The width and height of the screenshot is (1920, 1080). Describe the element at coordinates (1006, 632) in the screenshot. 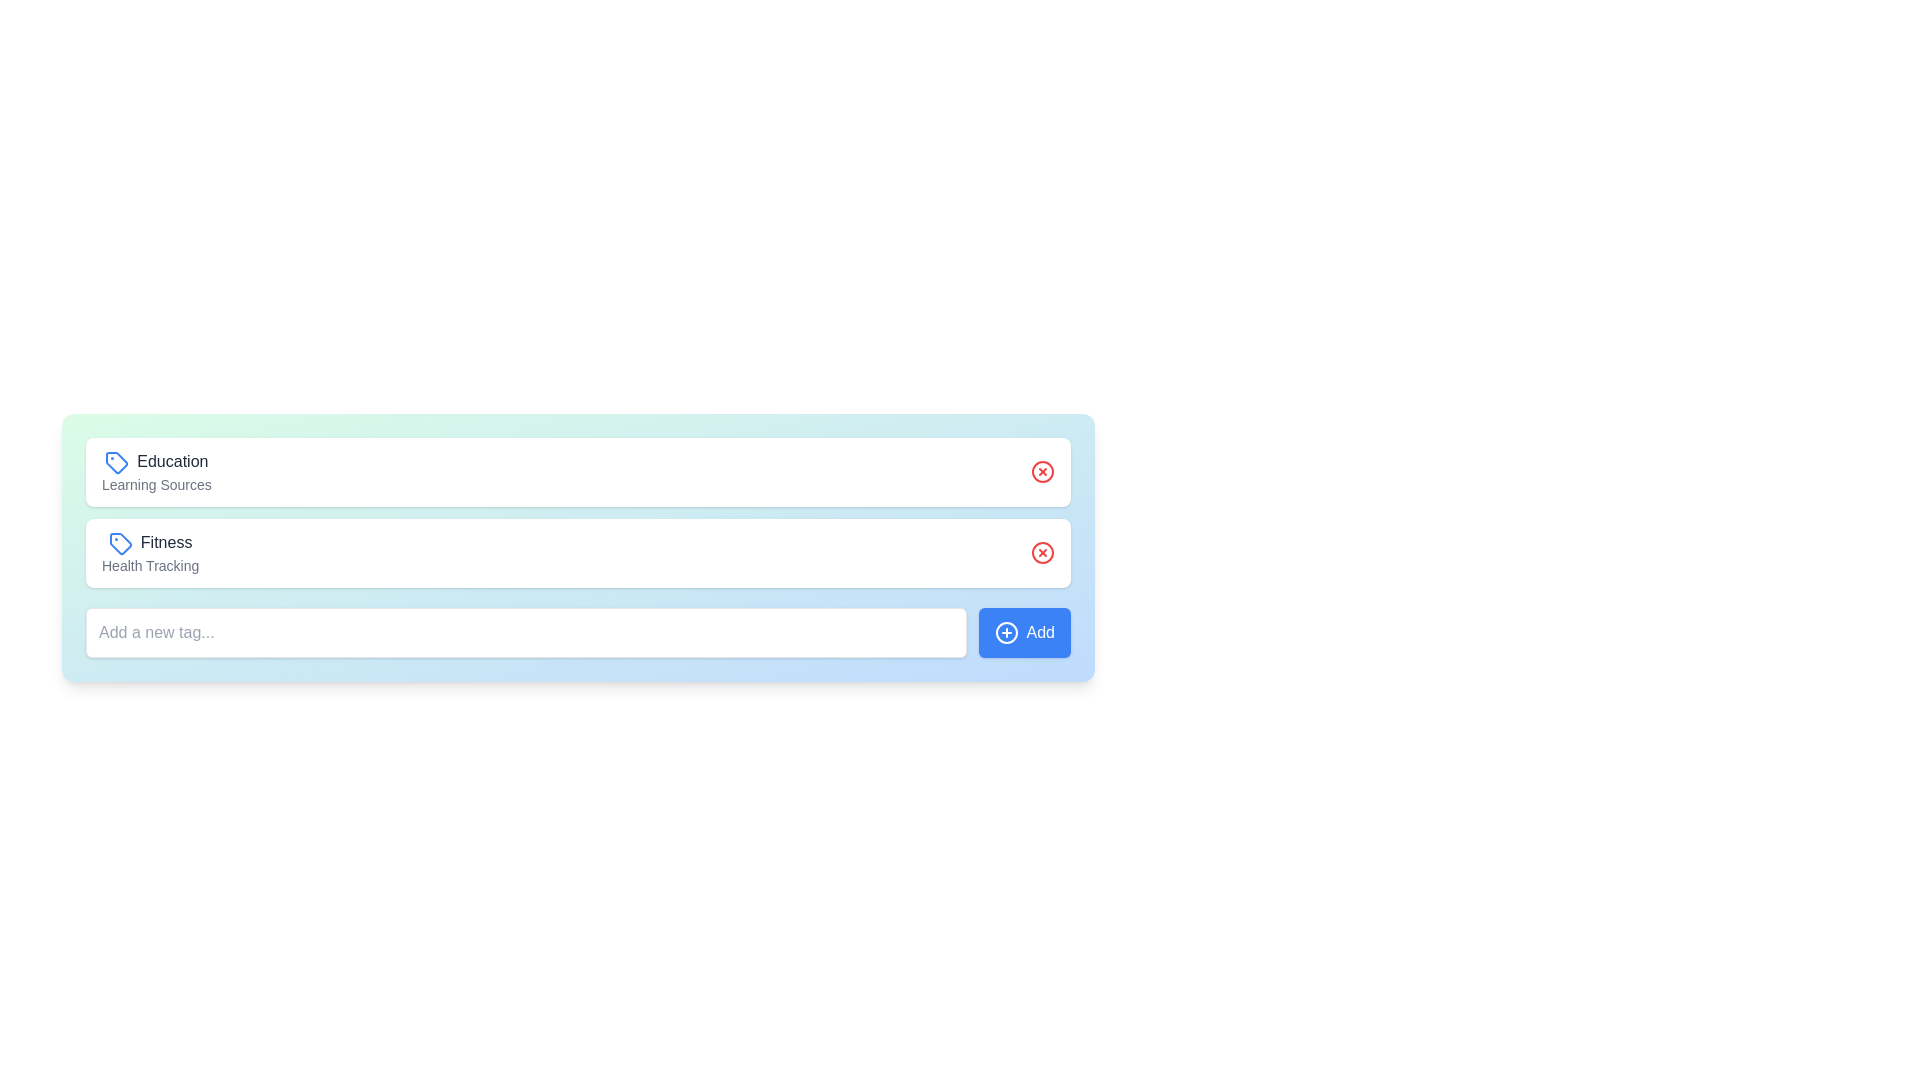

I see `the visual representation of the Circle element located within the SVG component, which is part of the 'Add' icon at the bottom right corner of the blue rectangular button` at that location.